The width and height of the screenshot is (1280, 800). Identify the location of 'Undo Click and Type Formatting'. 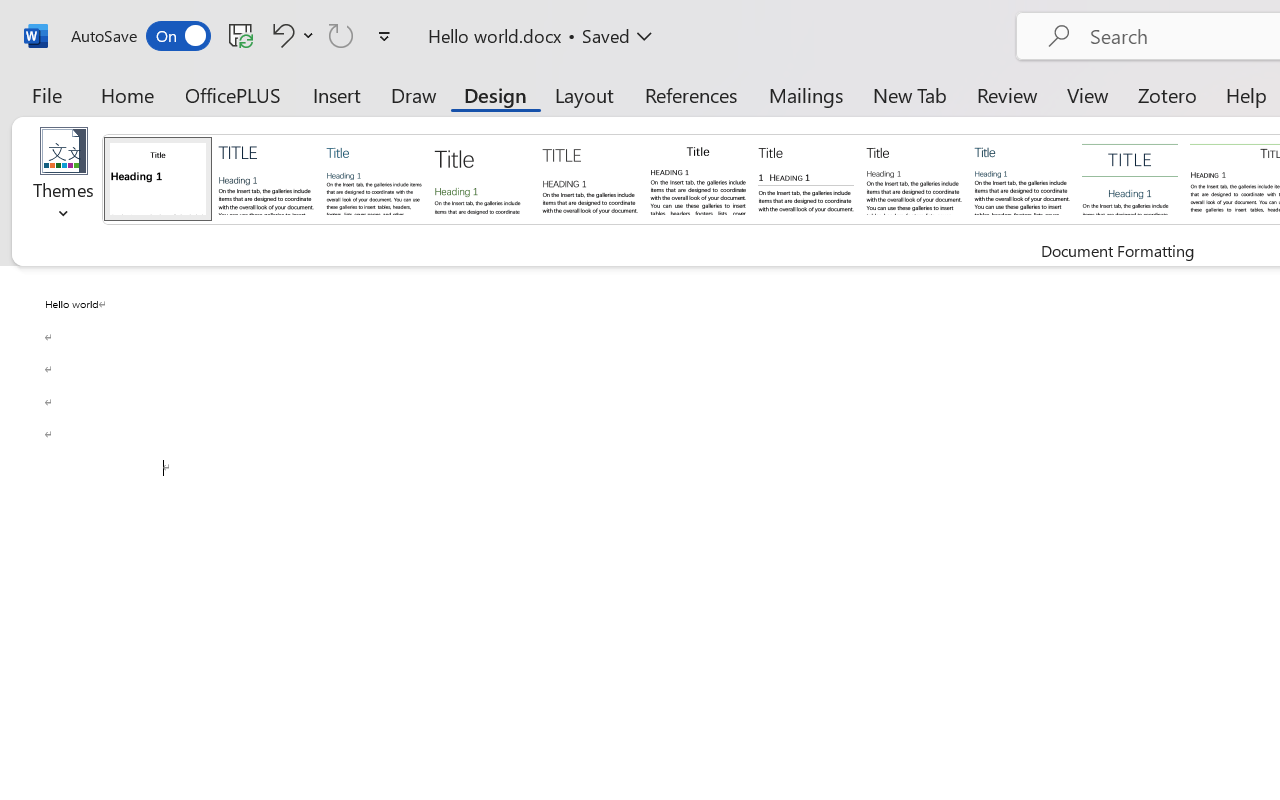
(279, 34).